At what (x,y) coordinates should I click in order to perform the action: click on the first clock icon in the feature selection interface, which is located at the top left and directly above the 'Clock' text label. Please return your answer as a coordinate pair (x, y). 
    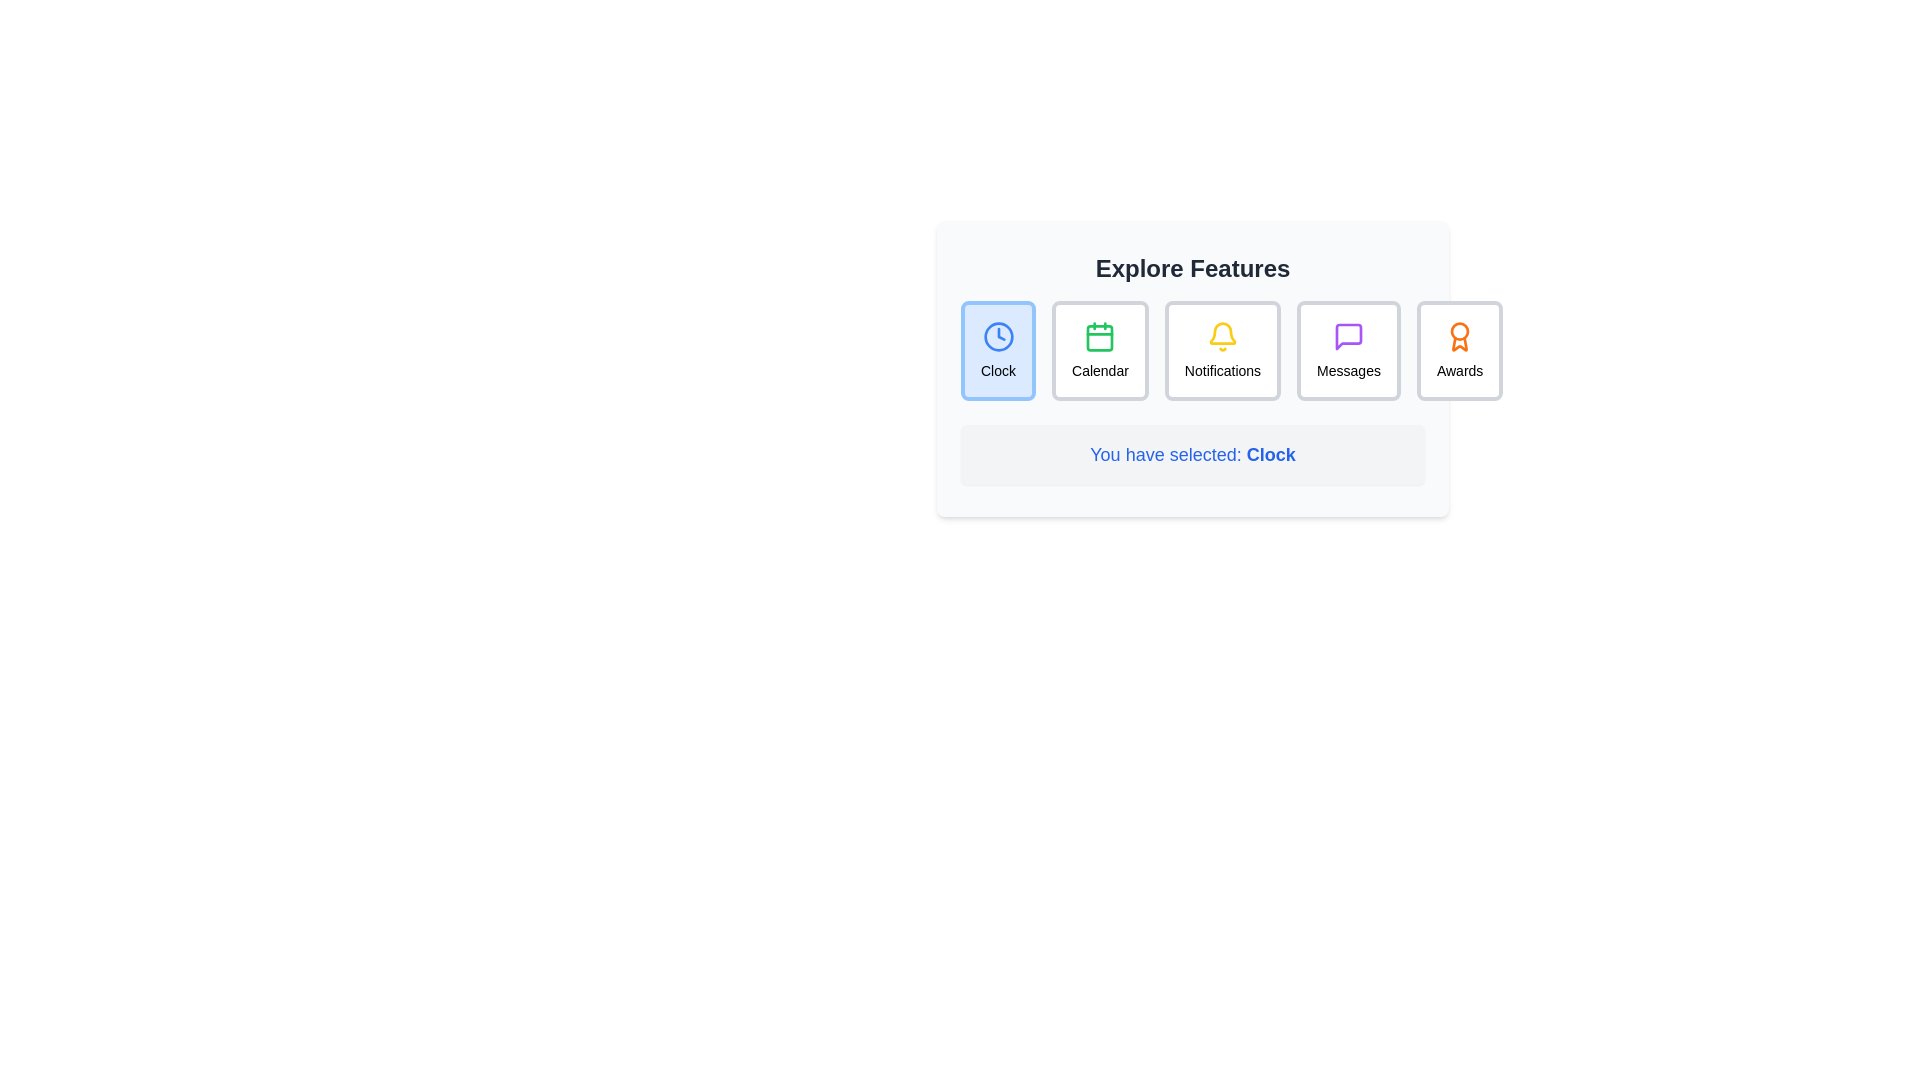
    Looking at the image, I should click on (998, 335).